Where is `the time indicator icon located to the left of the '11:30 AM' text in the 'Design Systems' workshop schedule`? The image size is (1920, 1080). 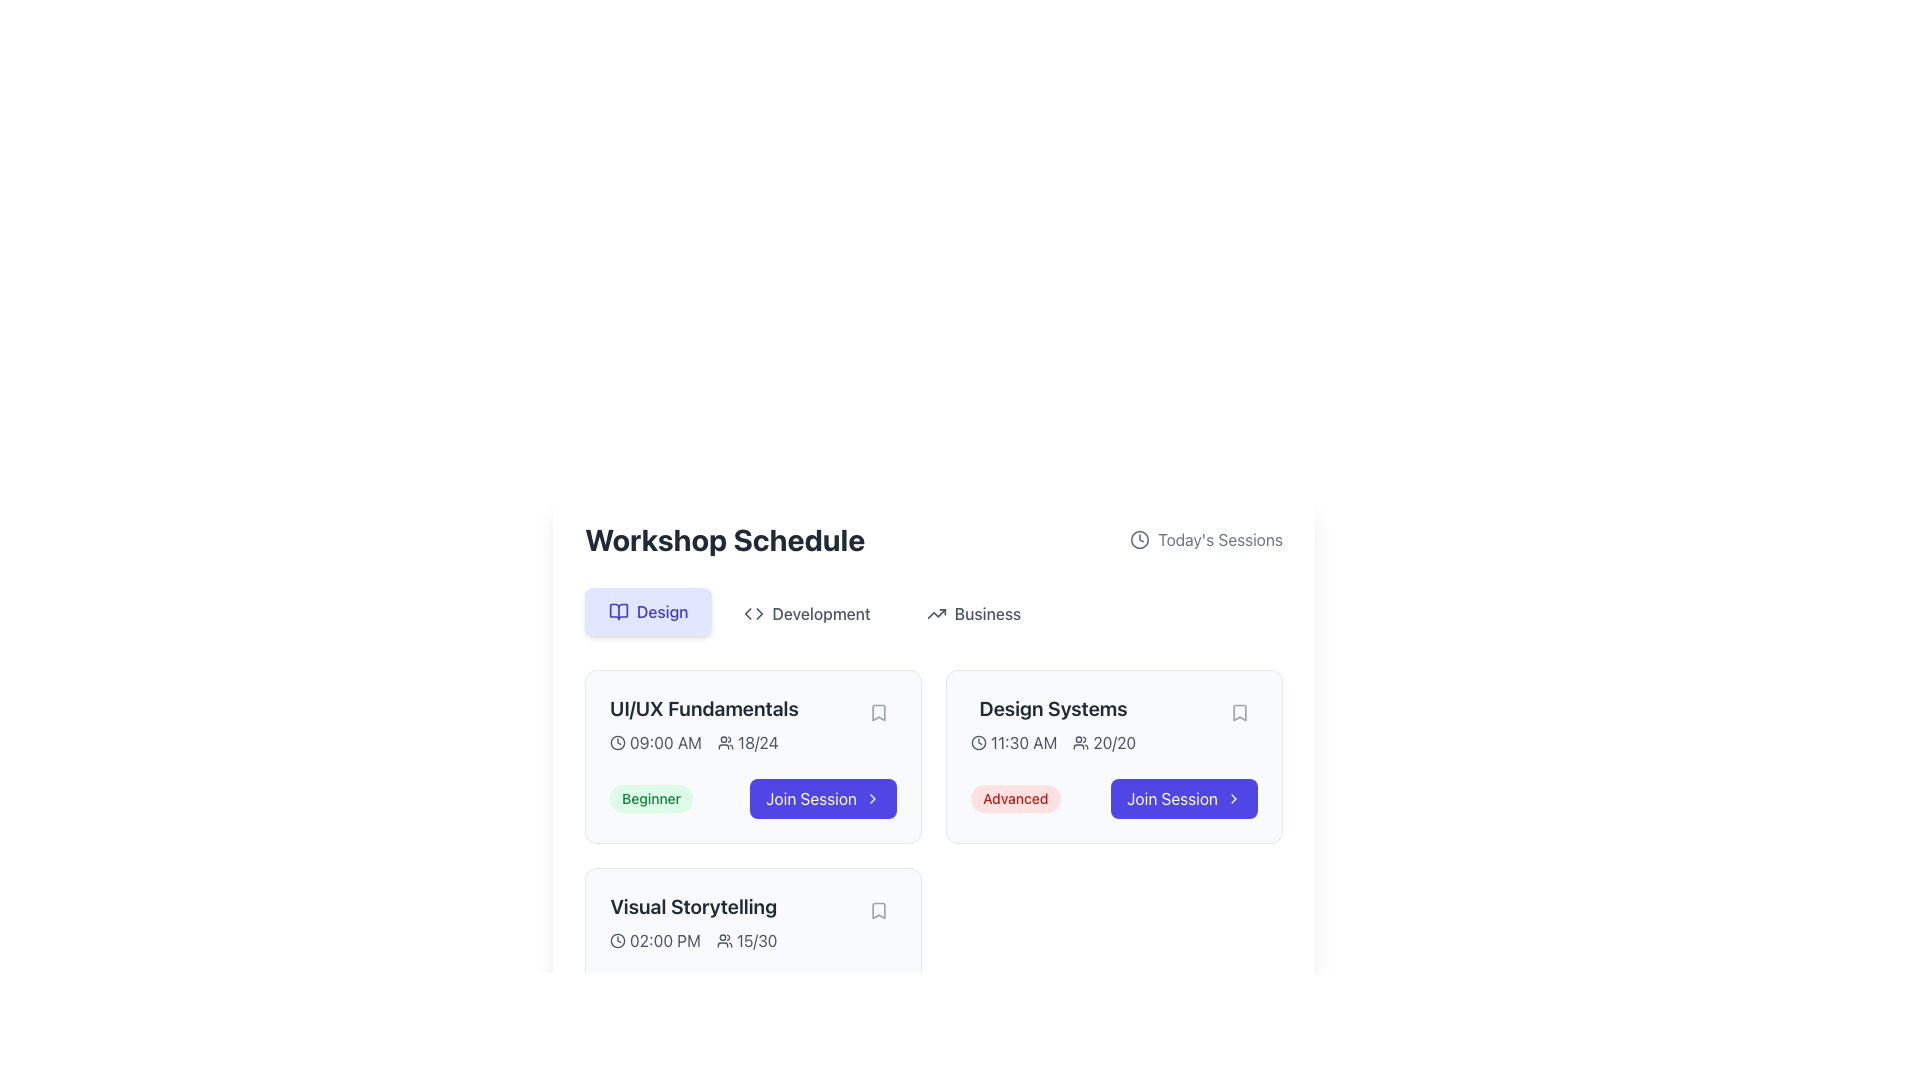 the time indicator icon located to the left of the '11:30 AM' text in the 'Design Systems' workshop schedule is located at coordinates (979, 743).